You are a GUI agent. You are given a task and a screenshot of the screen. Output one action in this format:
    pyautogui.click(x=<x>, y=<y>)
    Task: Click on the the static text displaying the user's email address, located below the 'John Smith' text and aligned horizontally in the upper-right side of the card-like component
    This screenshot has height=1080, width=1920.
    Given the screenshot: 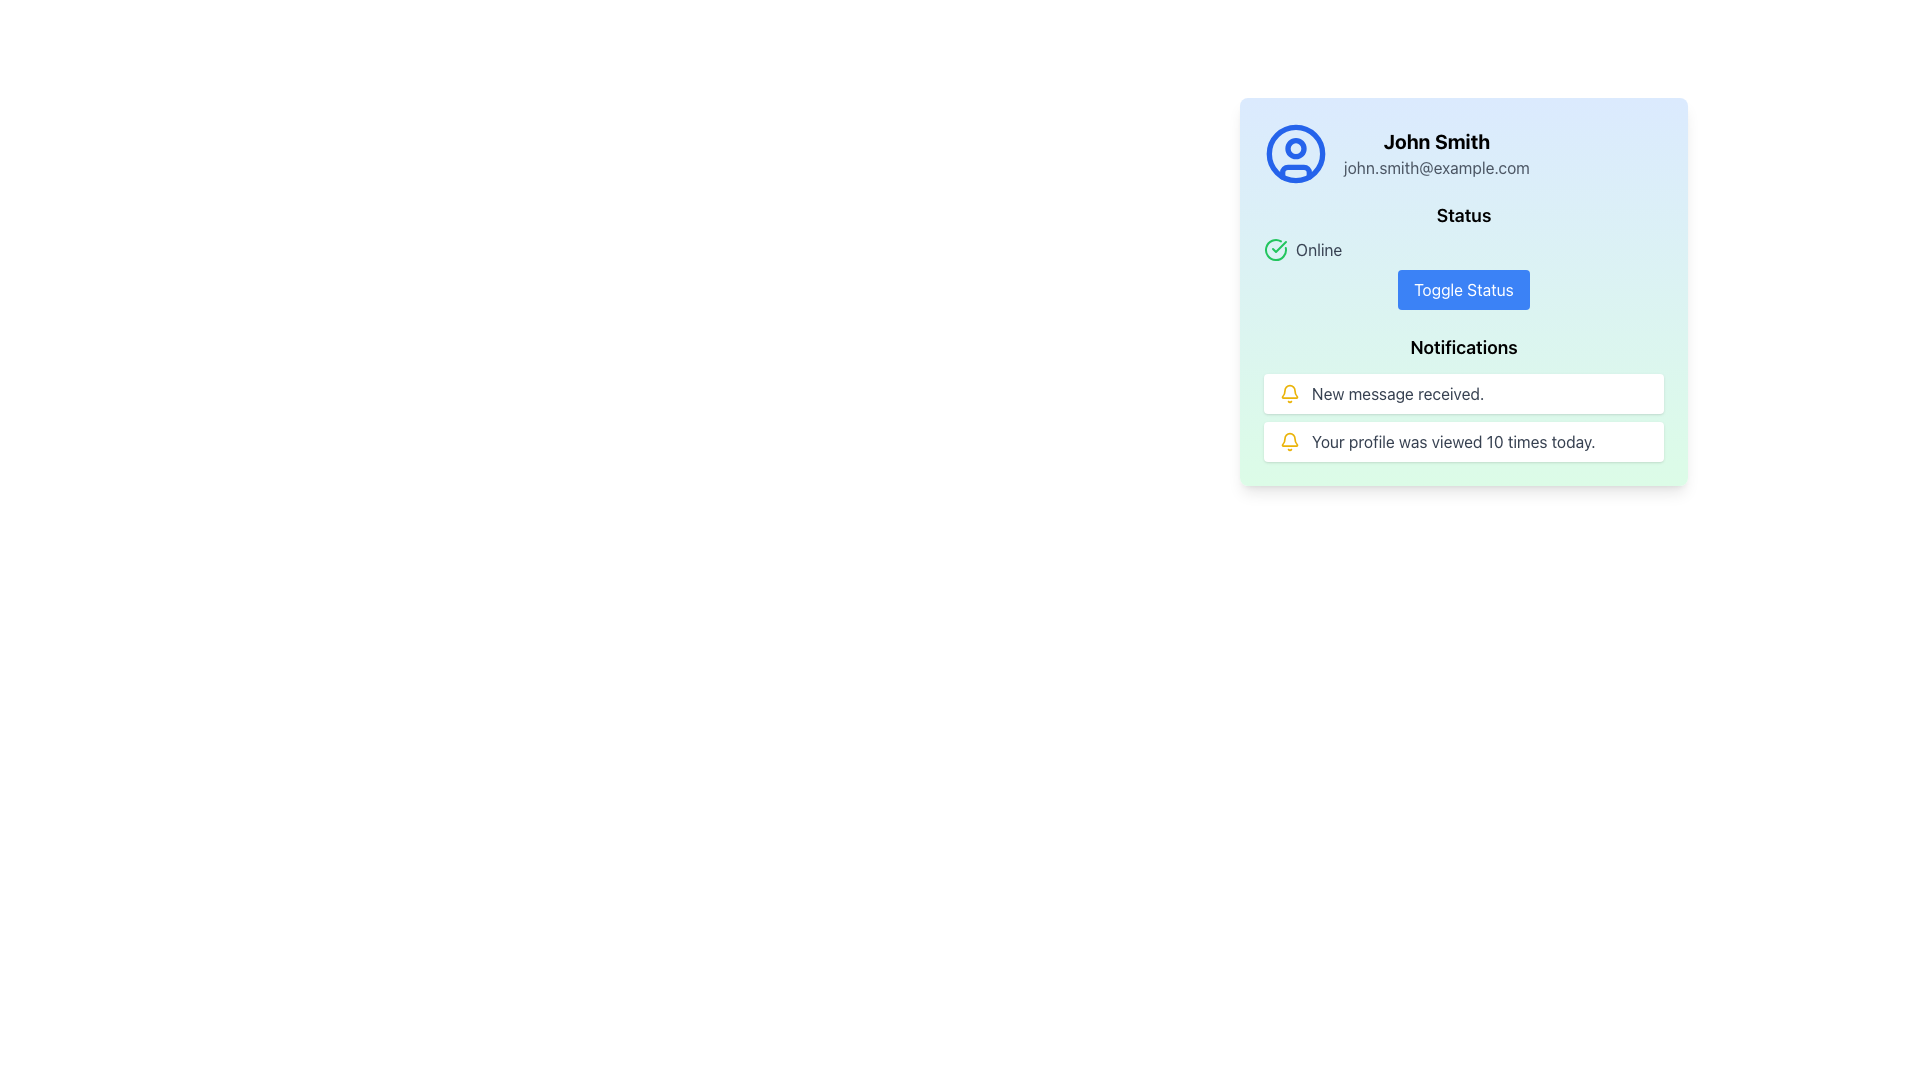 What is the action you would take?
    pyautogui.click(x=1435, y=167)
    